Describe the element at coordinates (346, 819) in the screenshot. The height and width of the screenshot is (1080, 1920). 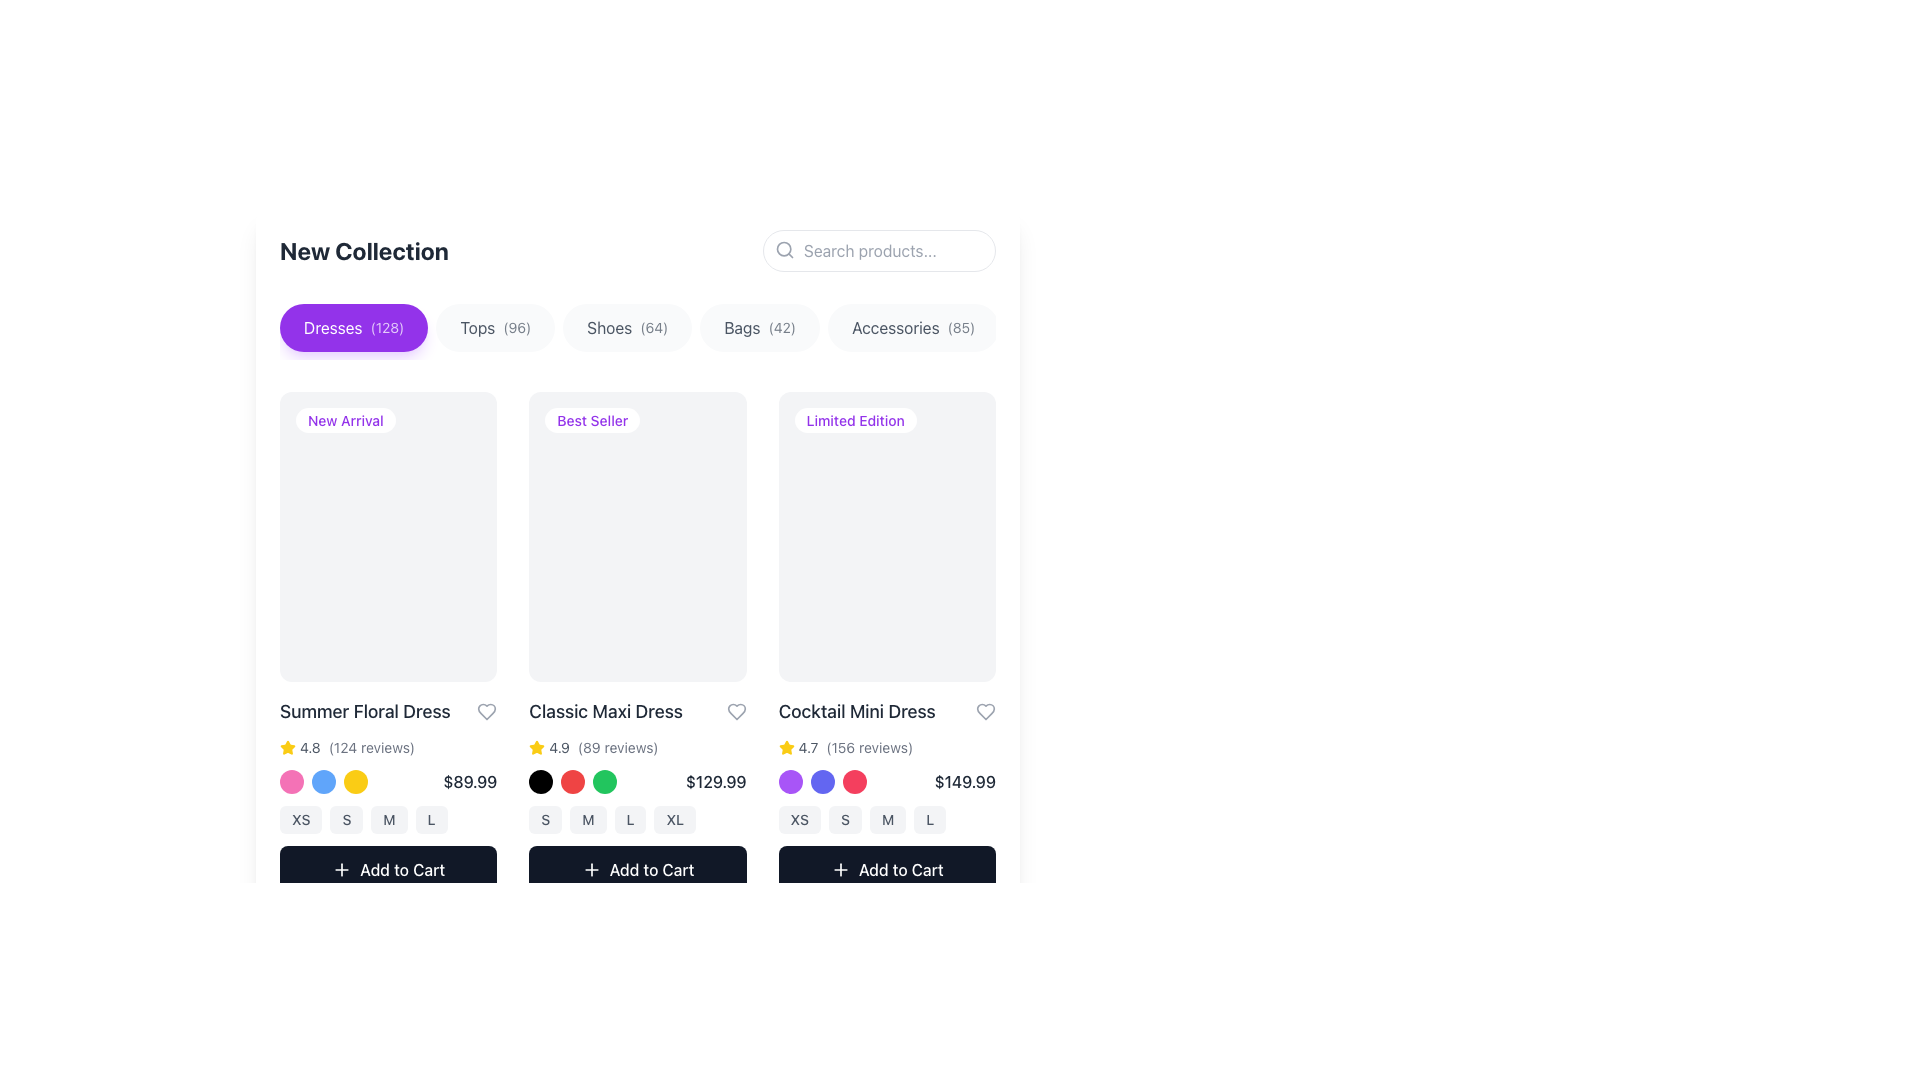
I see `the button labeled 'S' which is the second button from the left in a row of buttons including 'XS', 'S', 'M', and 'L'` at that location.